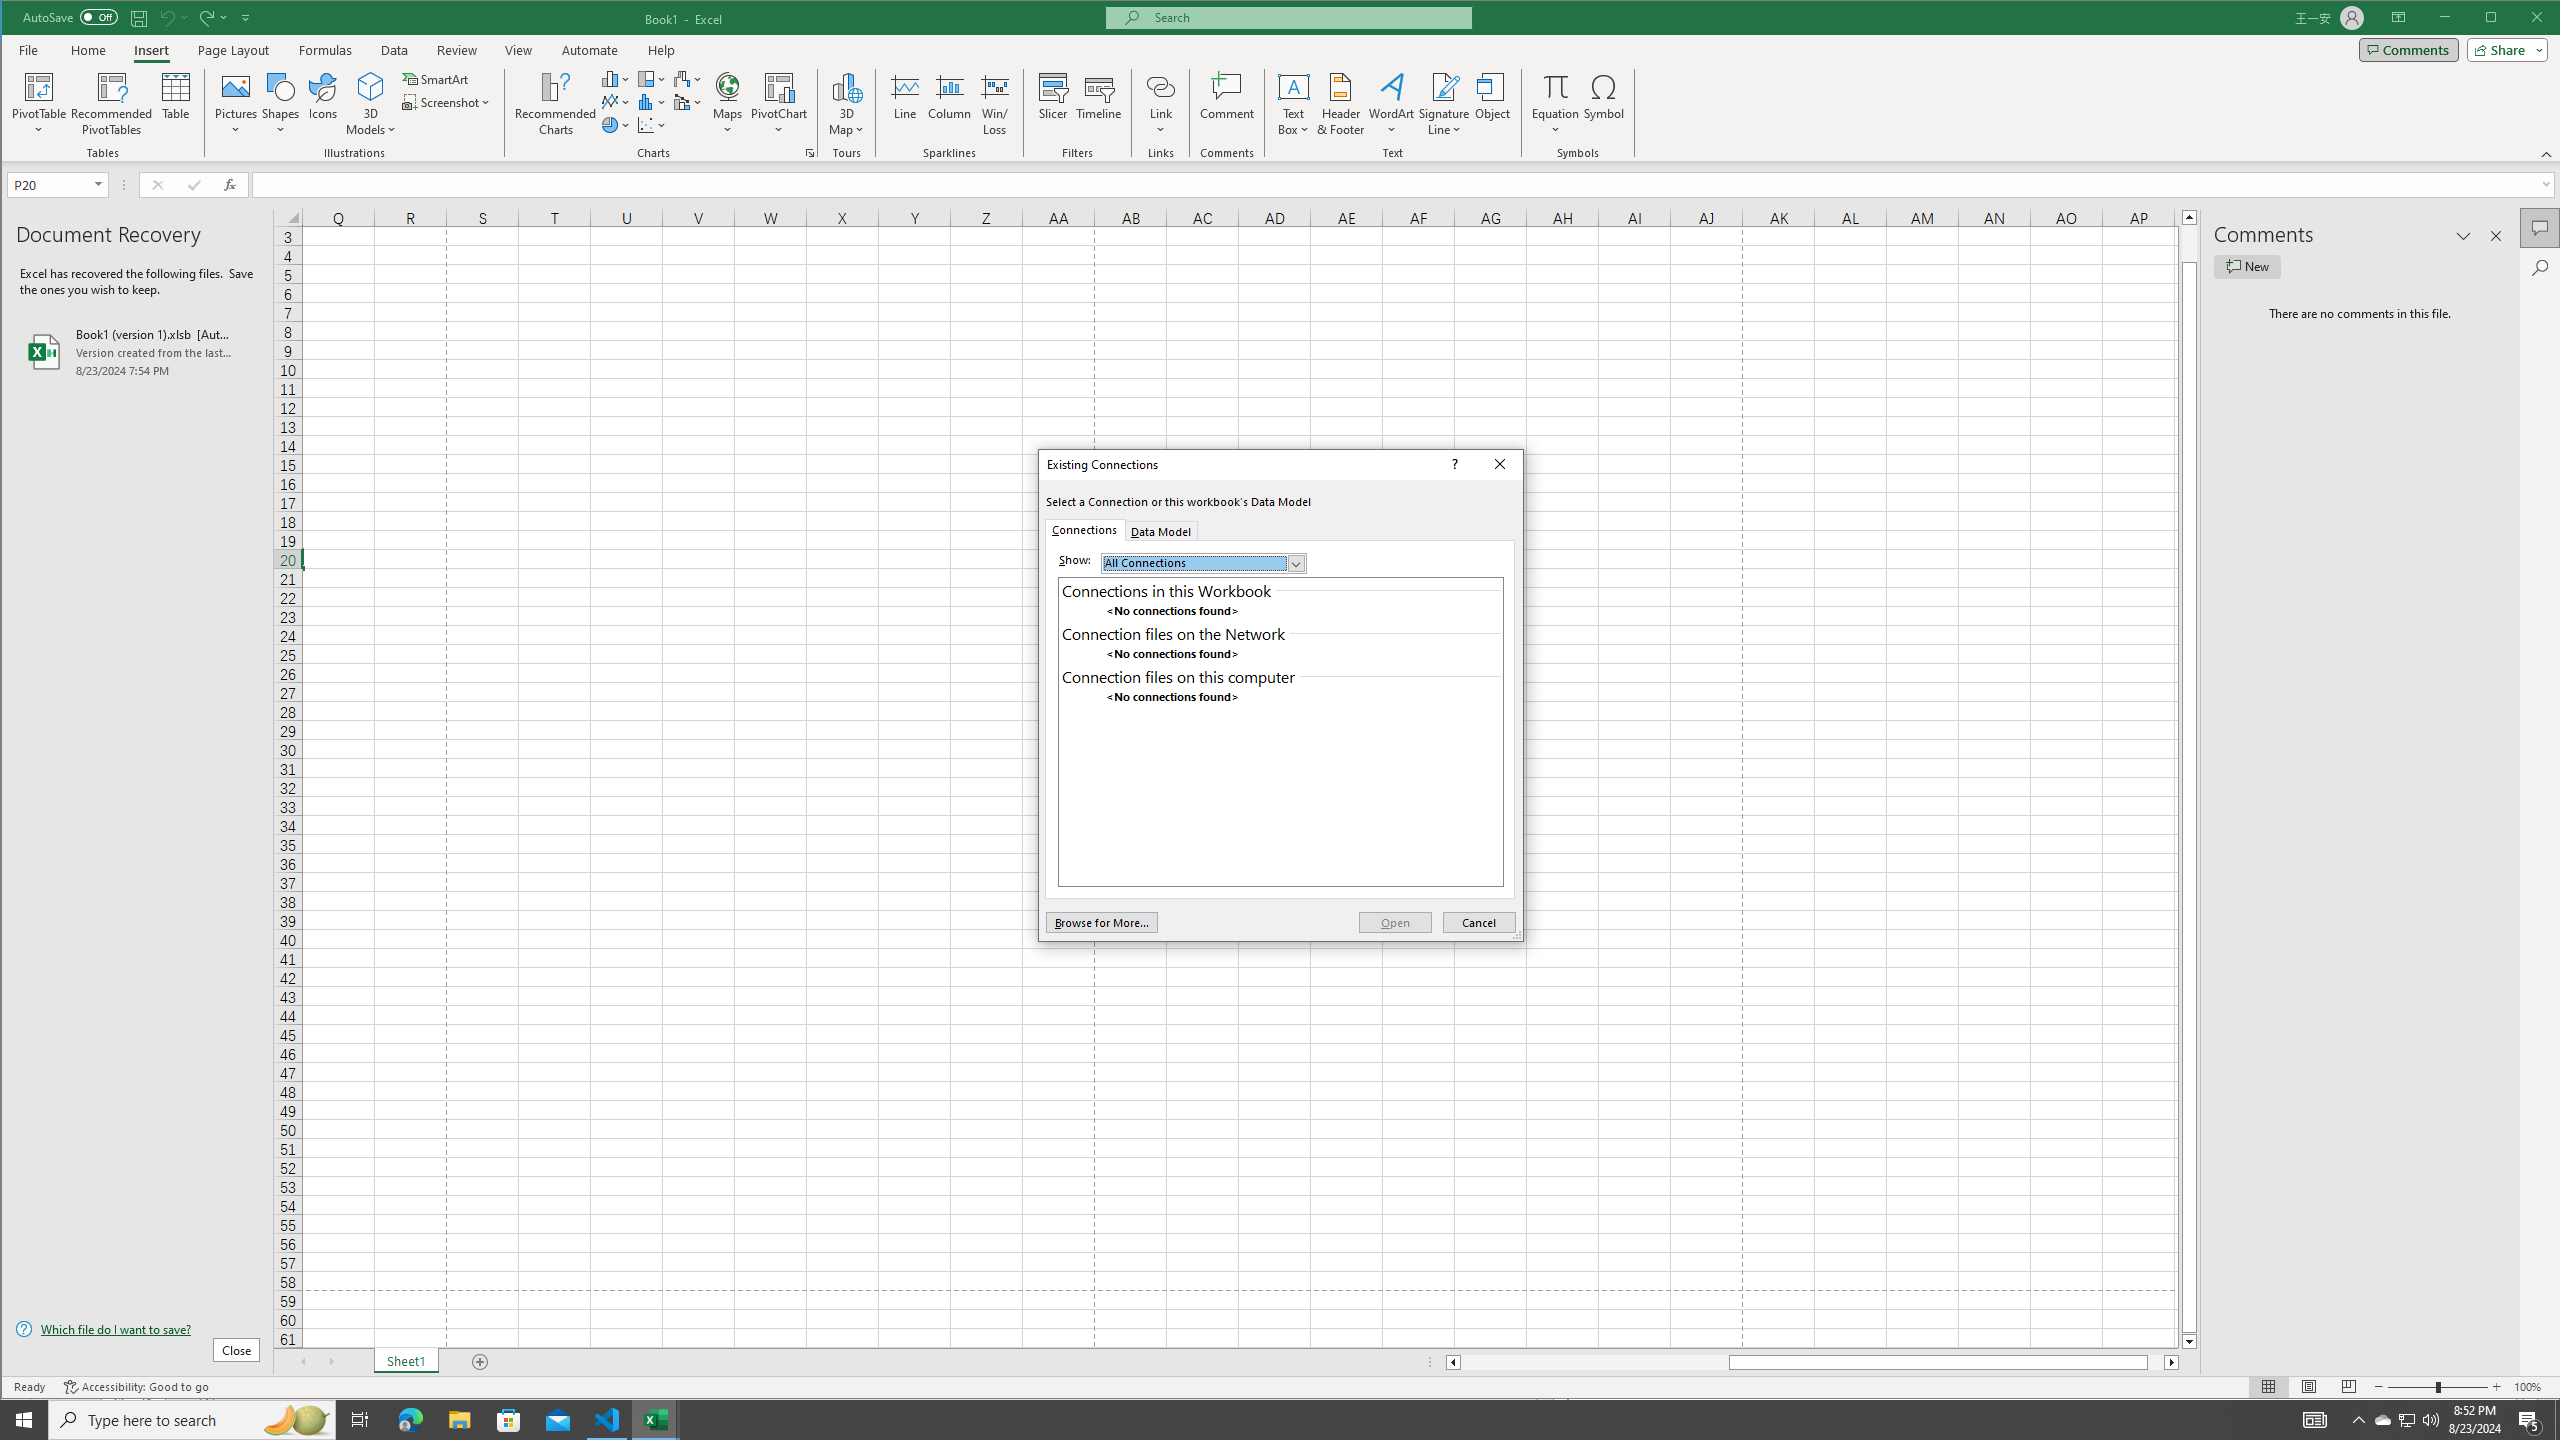 The image size is (2560, 1440). What do you see at coordinates (1451, 1362) in the screenshot?
I see `'Column left'` at bounding box center [1451, 1362].